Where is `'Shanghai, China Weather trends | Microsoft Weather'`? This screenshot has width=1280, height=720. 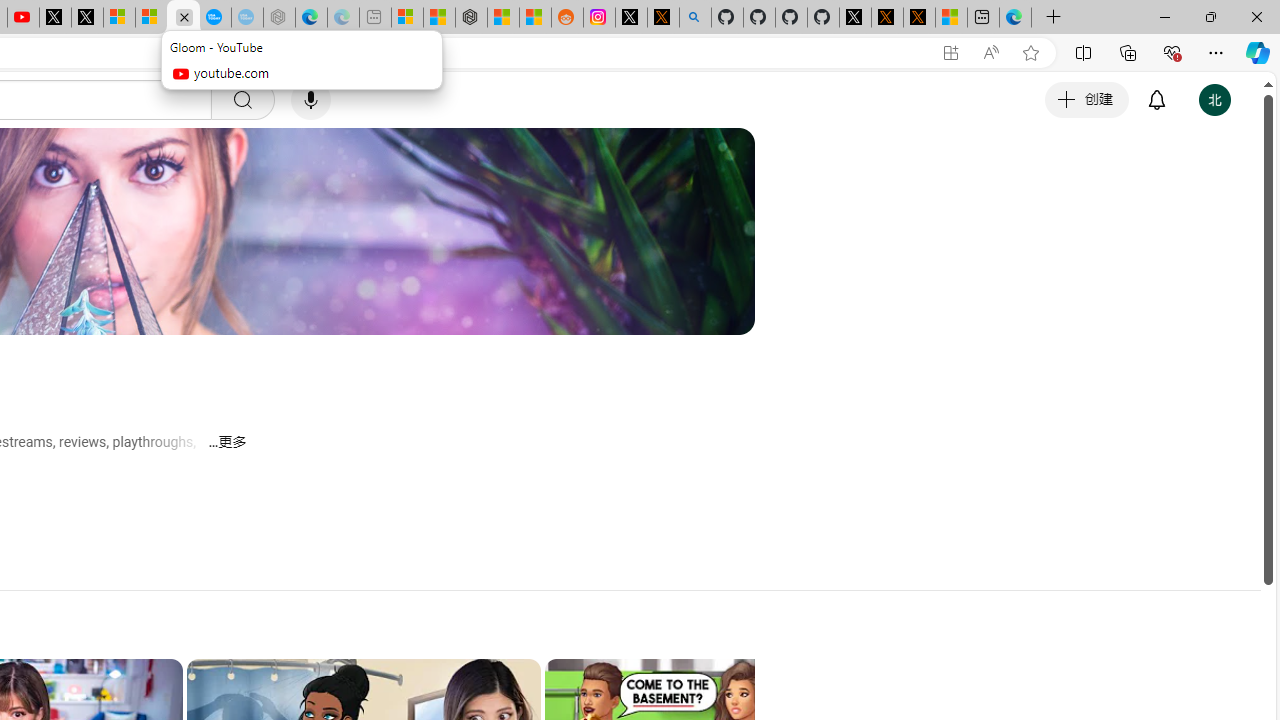
'Shanghai, China Weather trends | Microsoft Weather' is located at coordinates (535, 17).